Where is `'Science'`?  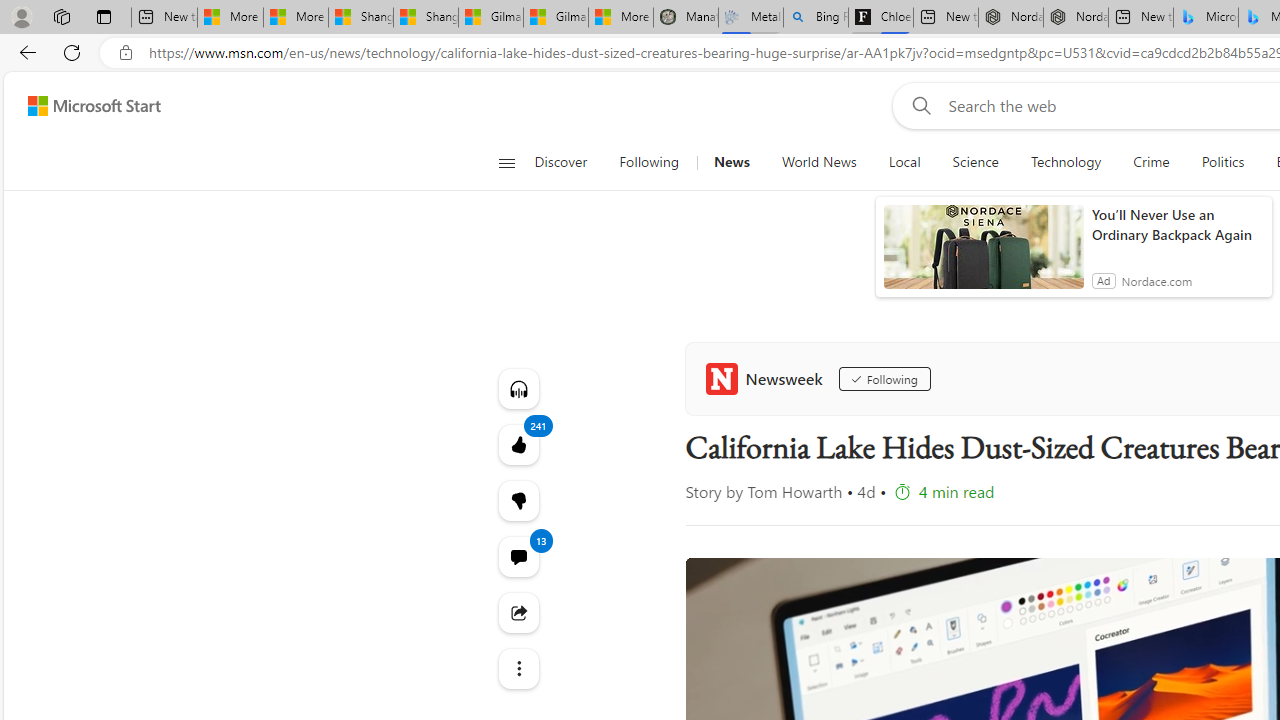 'Science' is located at coordinates (975, 162).